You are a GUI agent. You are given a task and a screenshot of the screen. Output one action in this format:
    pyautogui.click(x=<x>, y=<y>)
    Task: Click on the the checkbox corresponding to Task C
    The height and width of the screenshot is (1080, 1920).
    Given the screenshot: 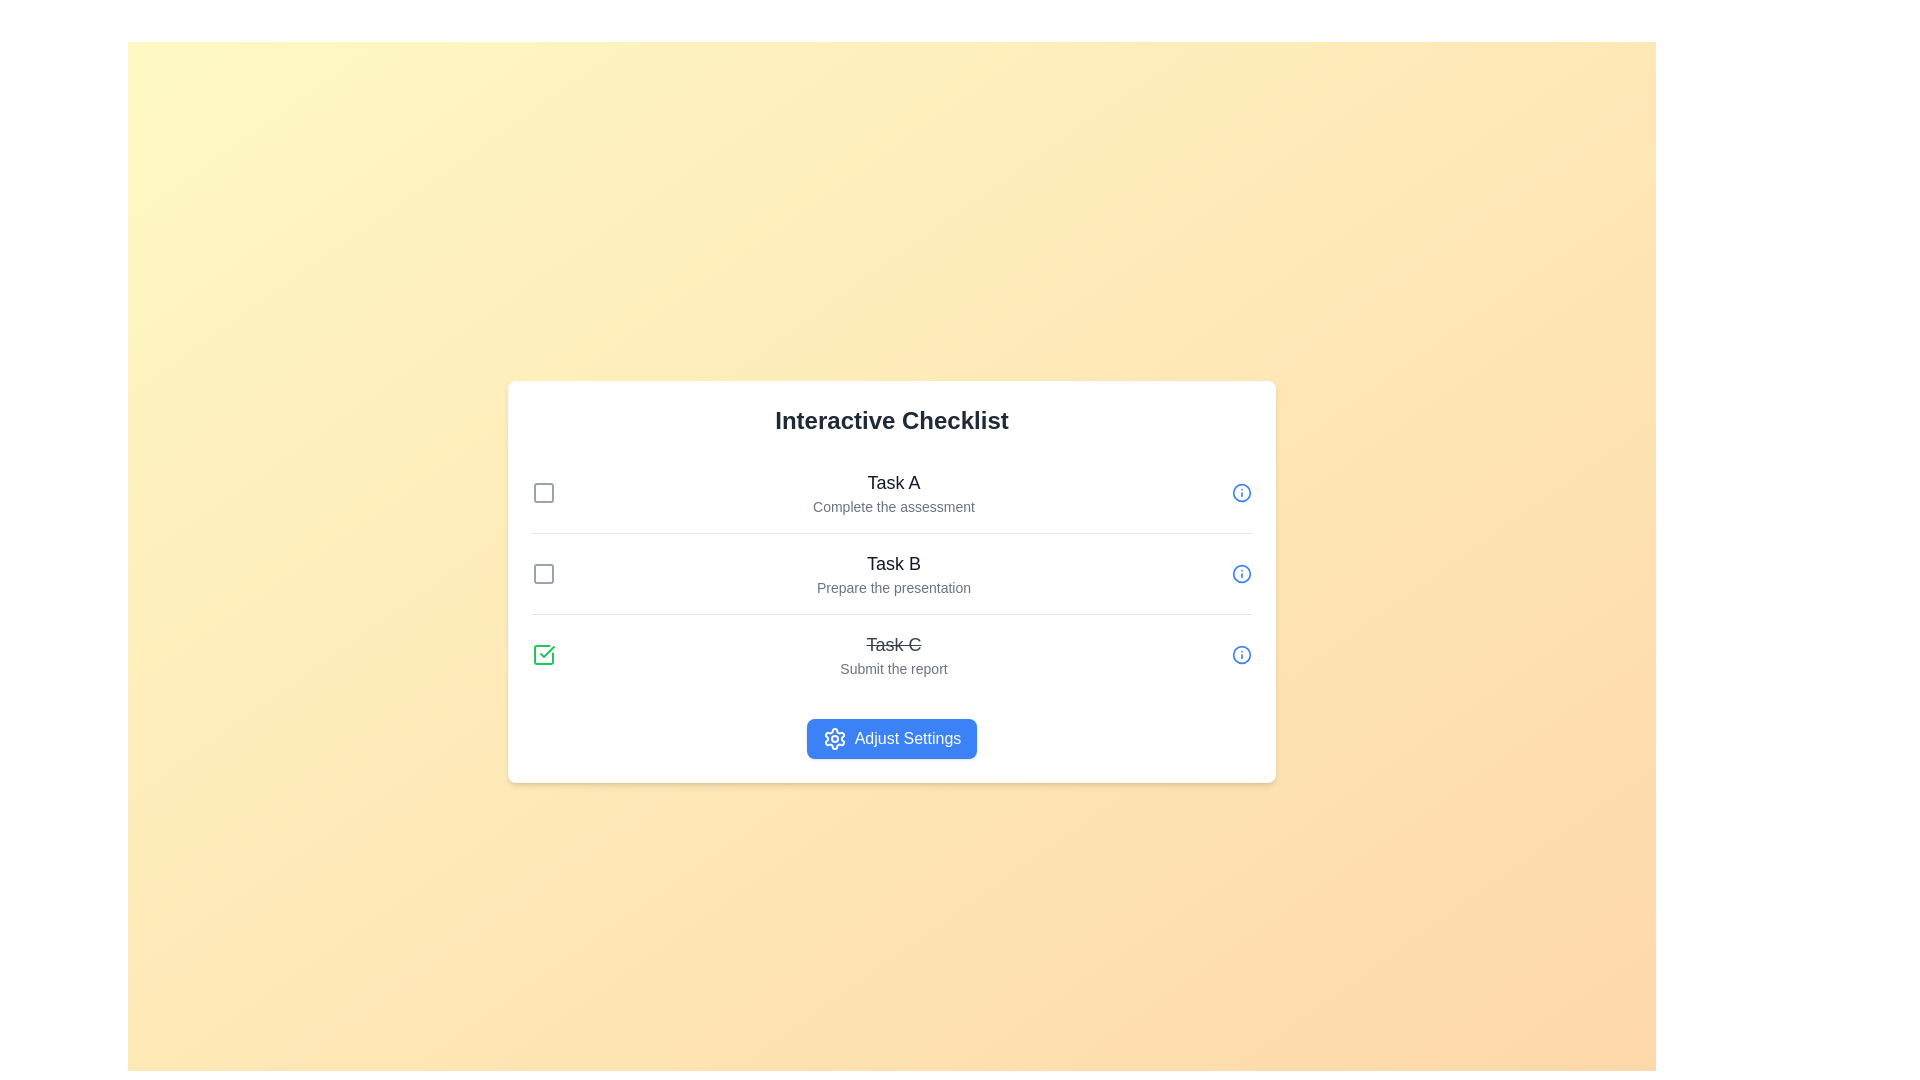 What is the action you would take?
    pyautogui.click(x=543, y=655)
    